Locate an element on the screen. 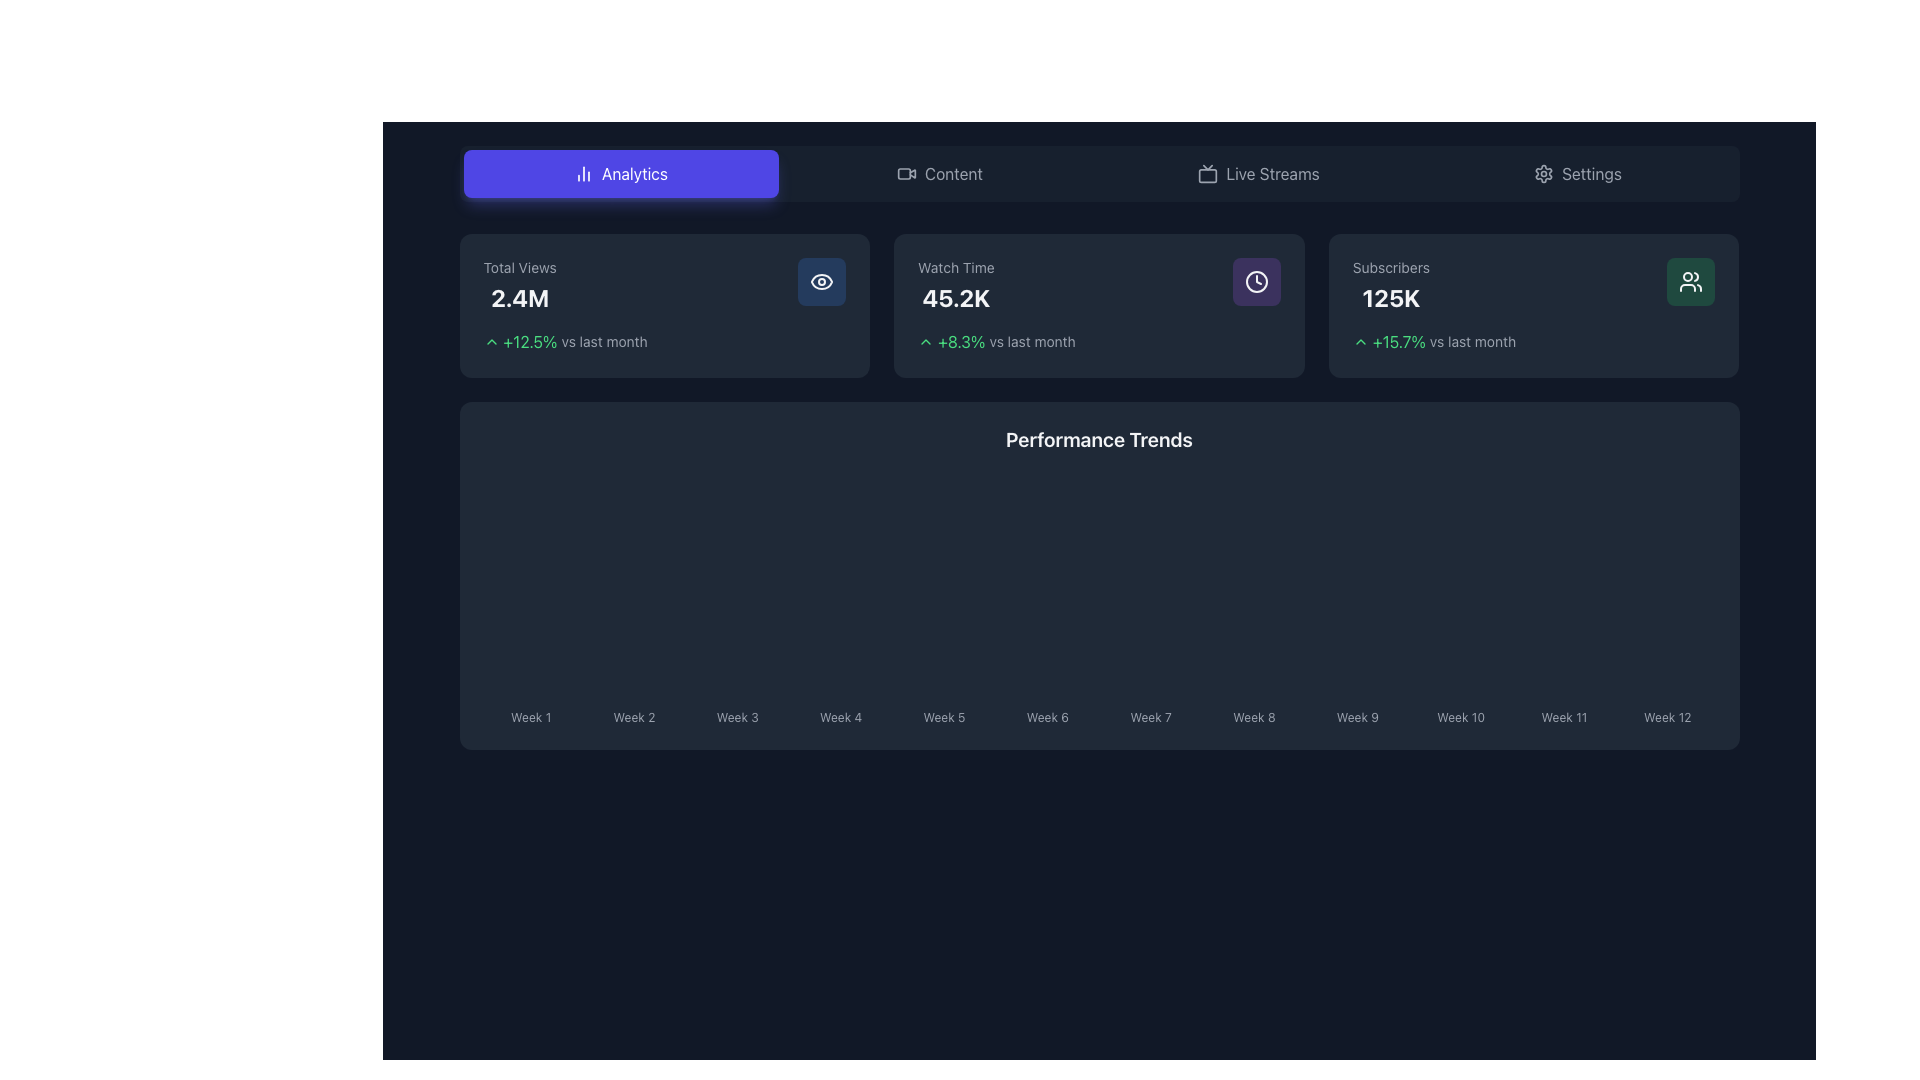 This screenshot has height=1080, width=1920. the eye-shaped icon located at the top-right corner of the 'Total Views' card, which features a minimalist design with a stroked outline and smooth curves is located at coordinates (822, 281).